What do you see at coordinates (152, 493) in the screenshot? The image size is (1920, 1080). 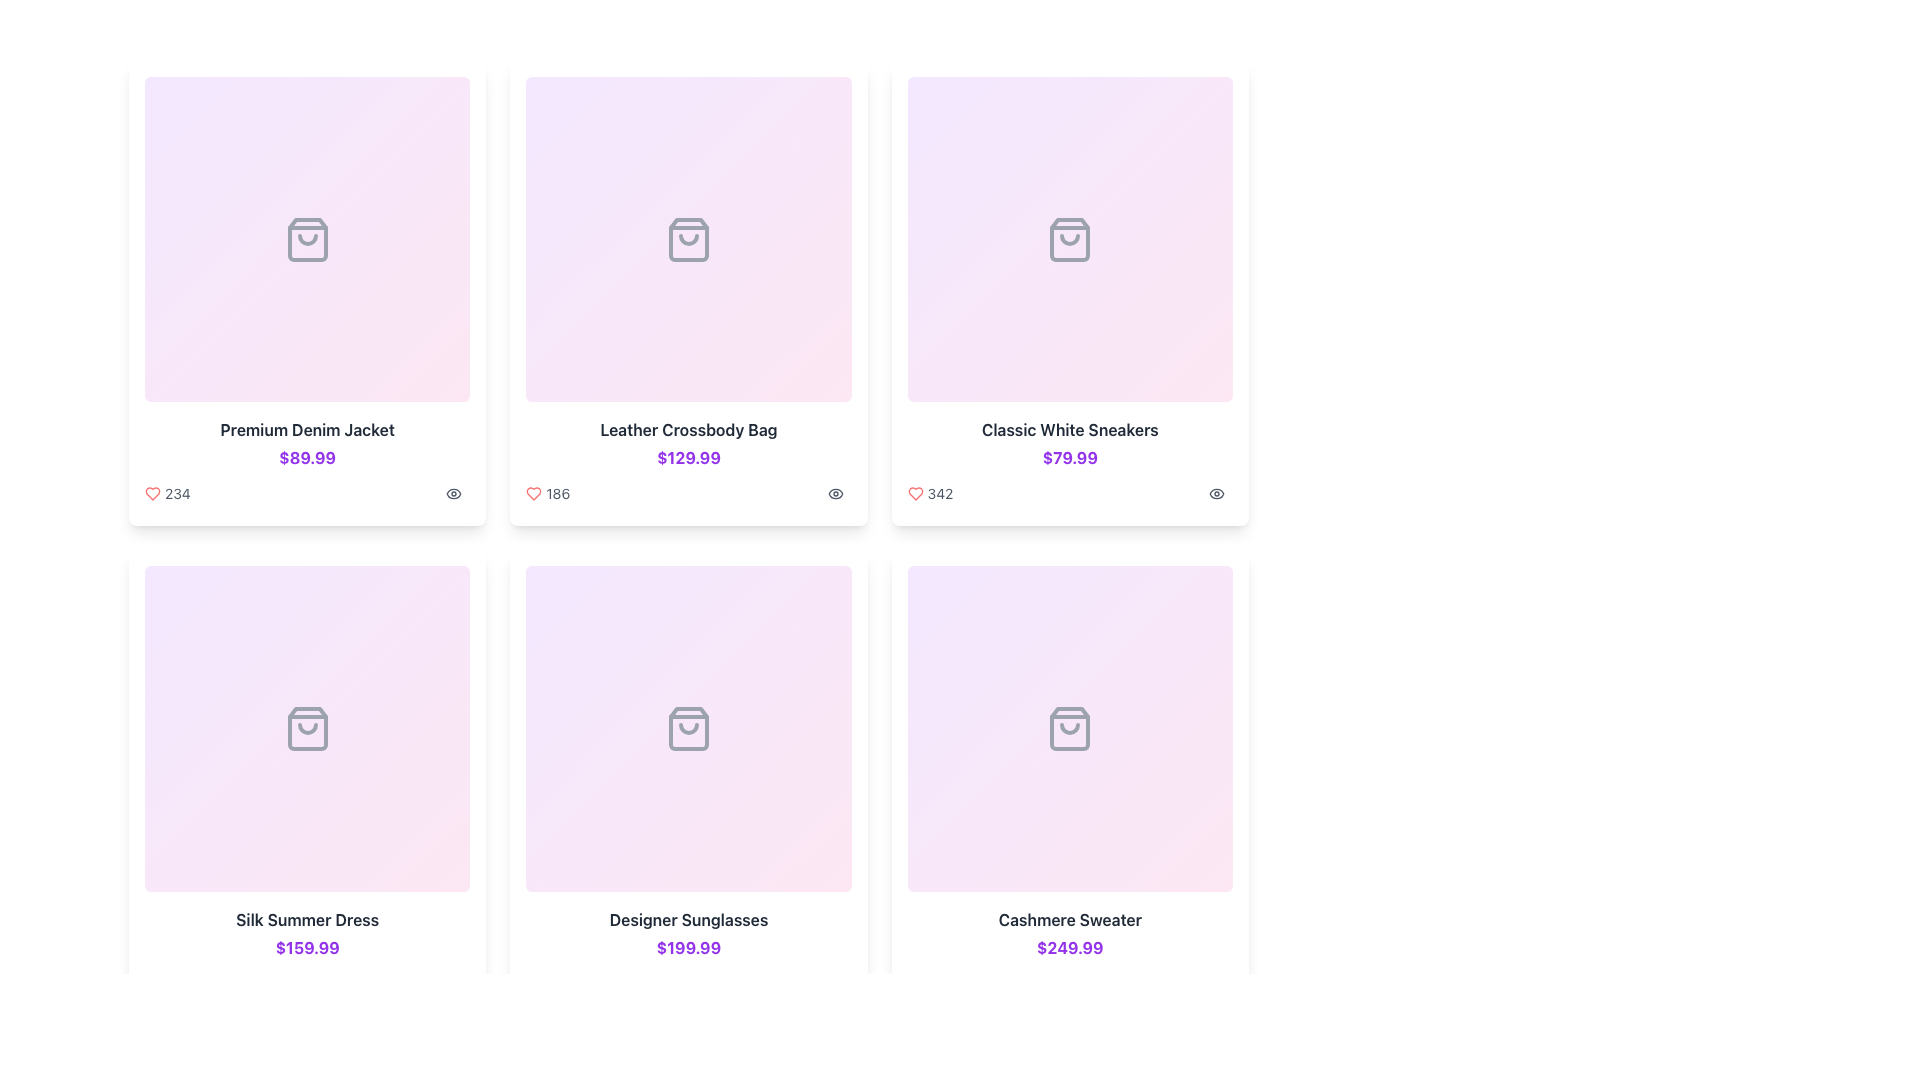 I see `the heart-shaped icon used to like or favorite an item, located in the bottom-left section of the first card in the top-left corner, adjacent to the numeric value '234'` at bounding box center [152, 493].